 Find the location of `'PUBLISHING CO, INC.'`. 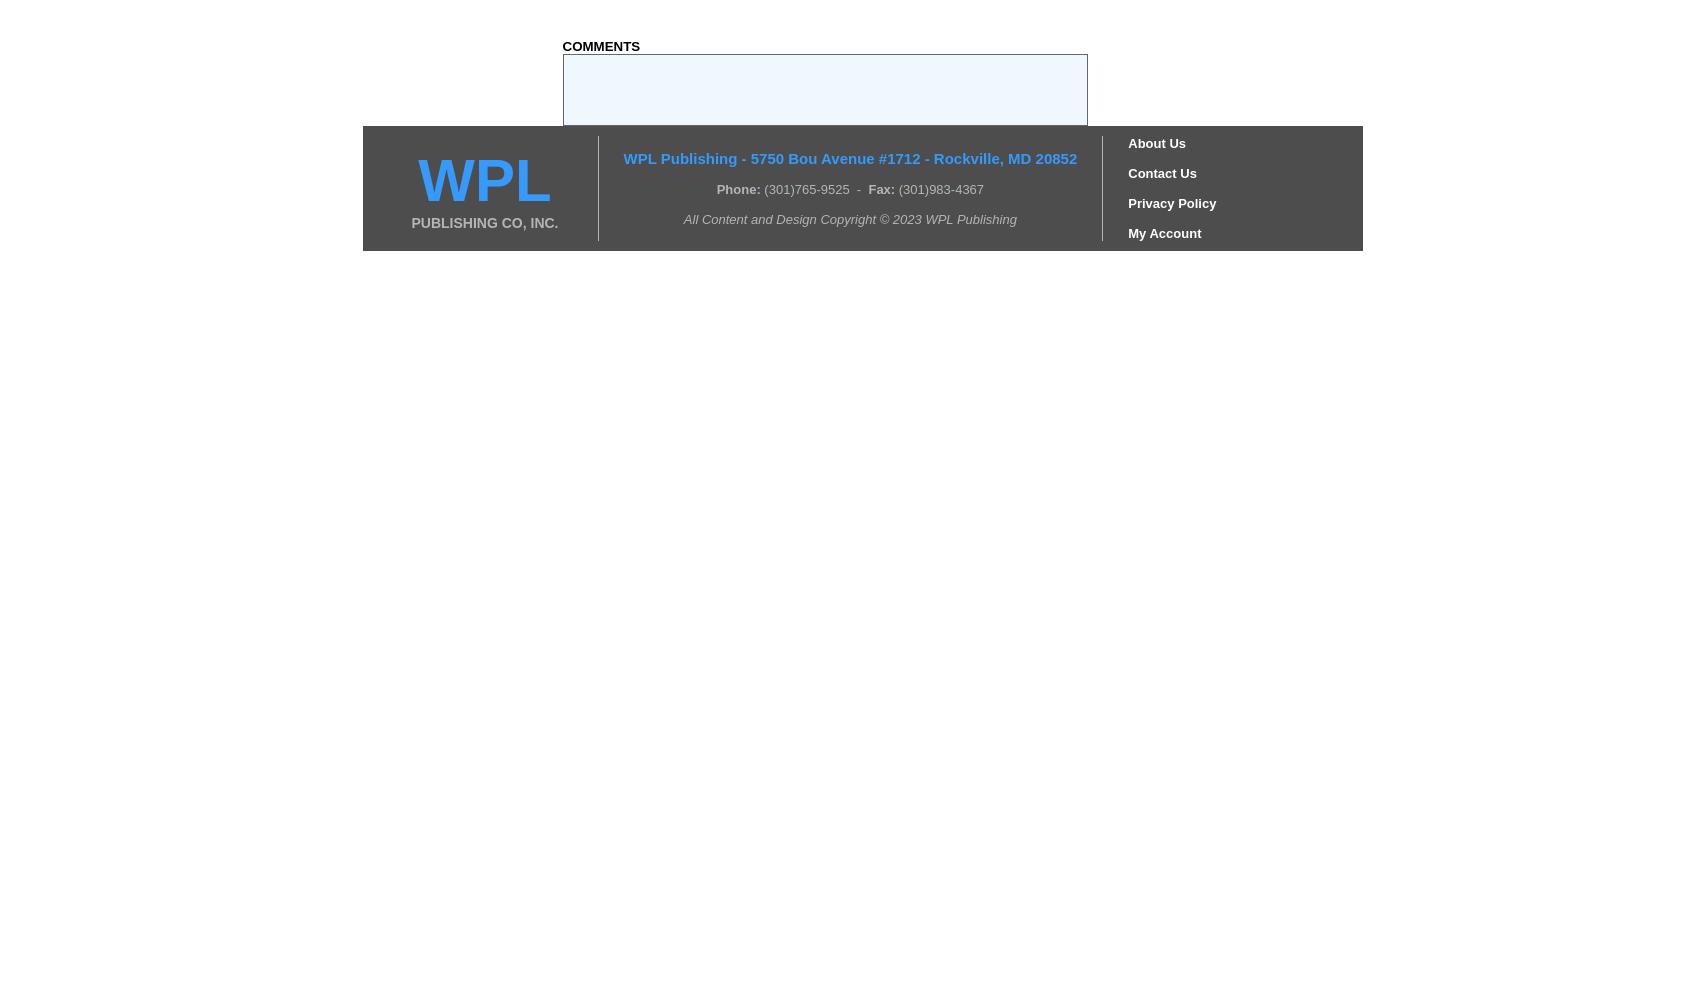

'PUBLISHING CO, INC.' is located at coordinates (483, 221).